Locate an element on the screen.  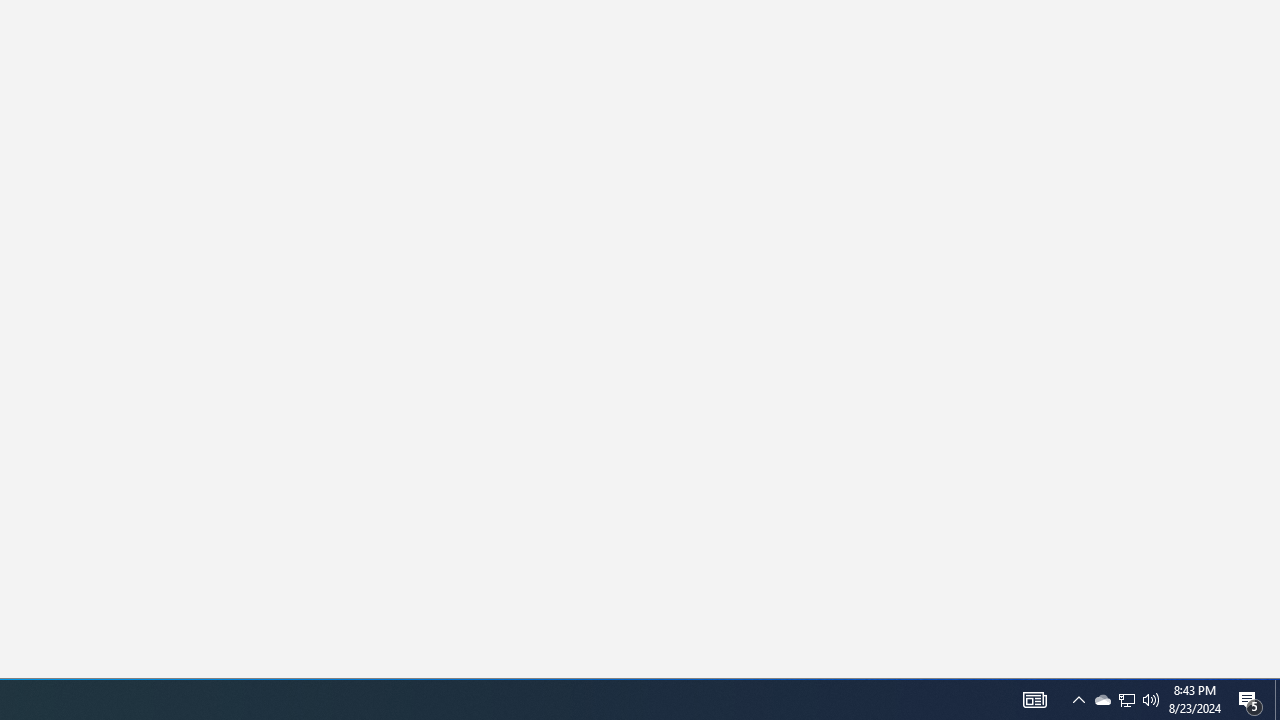
'User Promoted Notification Area' is located at coordinates (1101, 698).